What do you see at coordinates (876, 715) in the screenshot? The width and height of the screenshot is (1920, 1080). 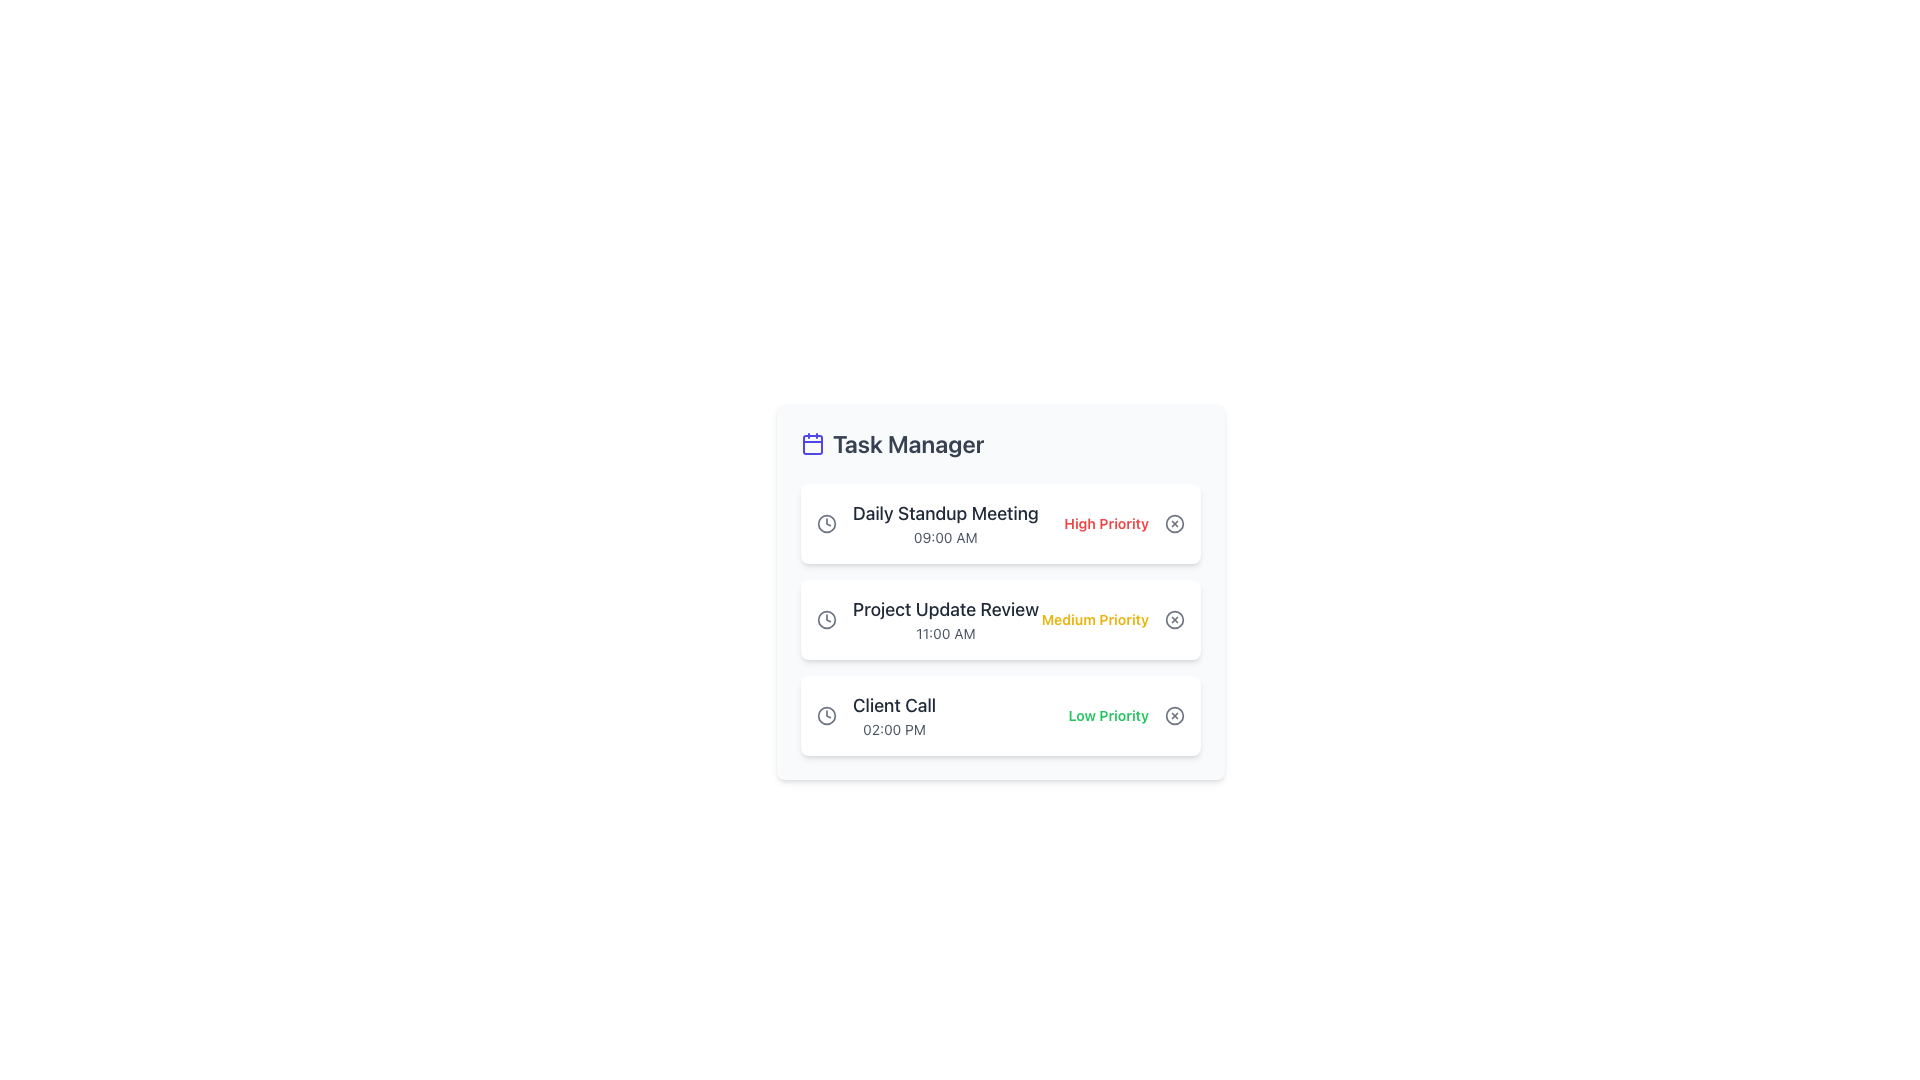 I see `the task information element displaying the clock icon, titled 'Client Call', with the time label '02:00 PM', located in the third task card of the Task Manager` at bounding box center [876, 715].